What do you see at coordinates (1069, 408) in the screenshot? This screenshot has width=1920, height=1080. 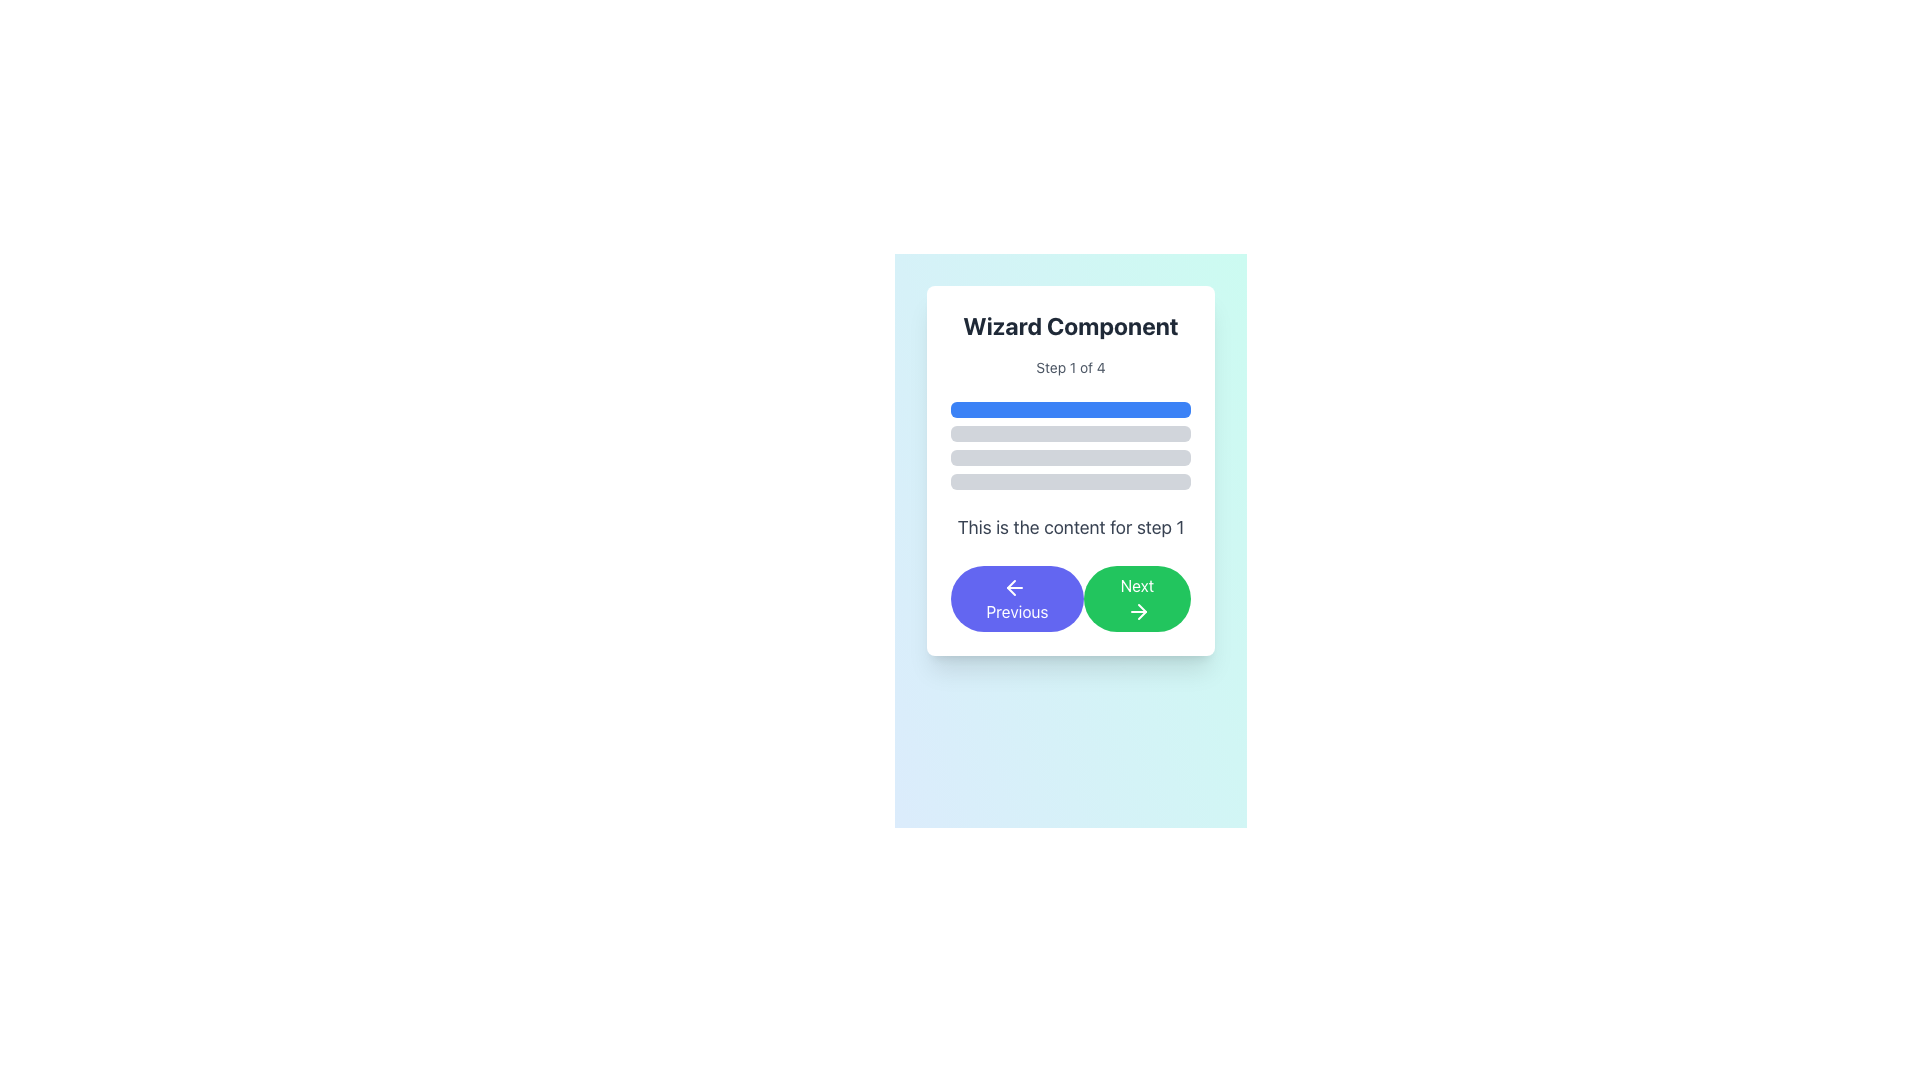 I see `the first blue progress indicator bar located at the top center of the white card layout, which is situated below the 'Step 1 of 4' text` at bounding box center [1069, 408].